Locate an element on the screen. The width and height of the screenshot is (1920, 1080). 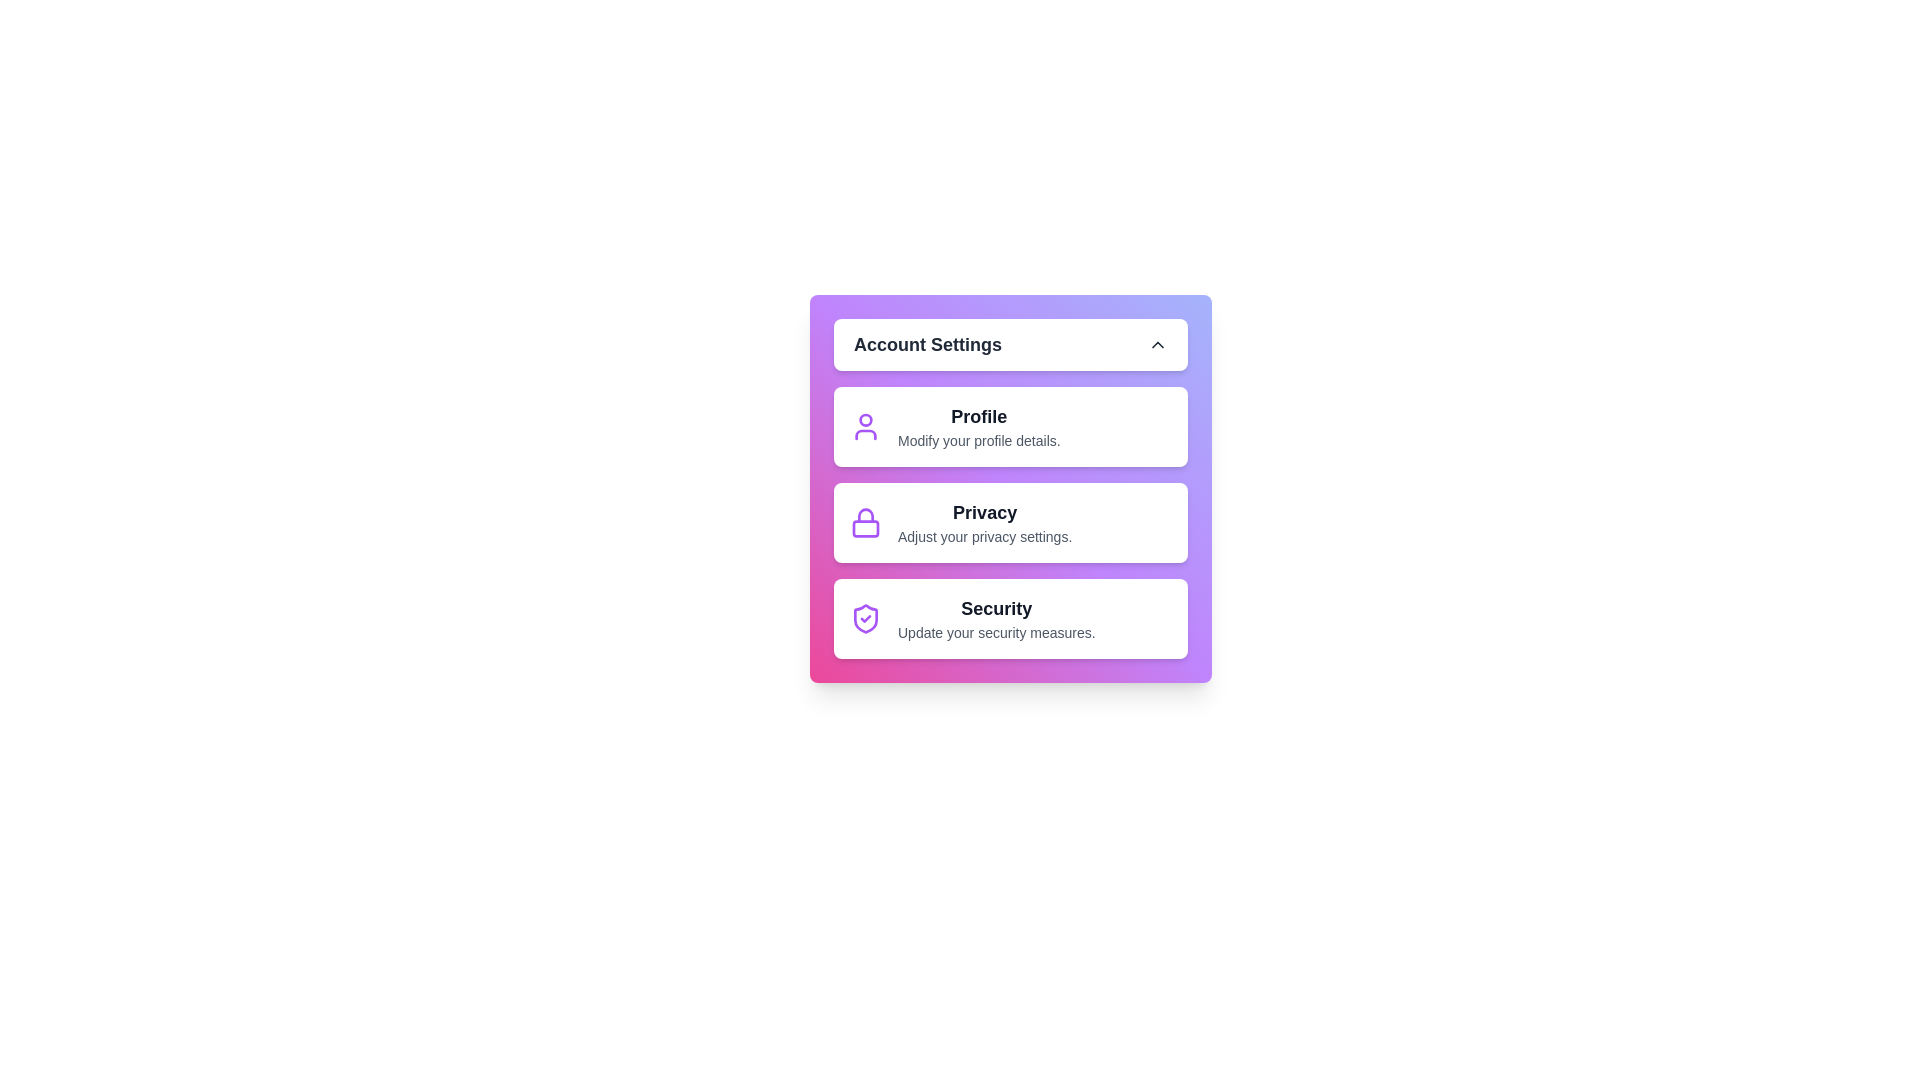
the 'Privacy' menu item to access privacy settings is located at coordinates (1011, 522).